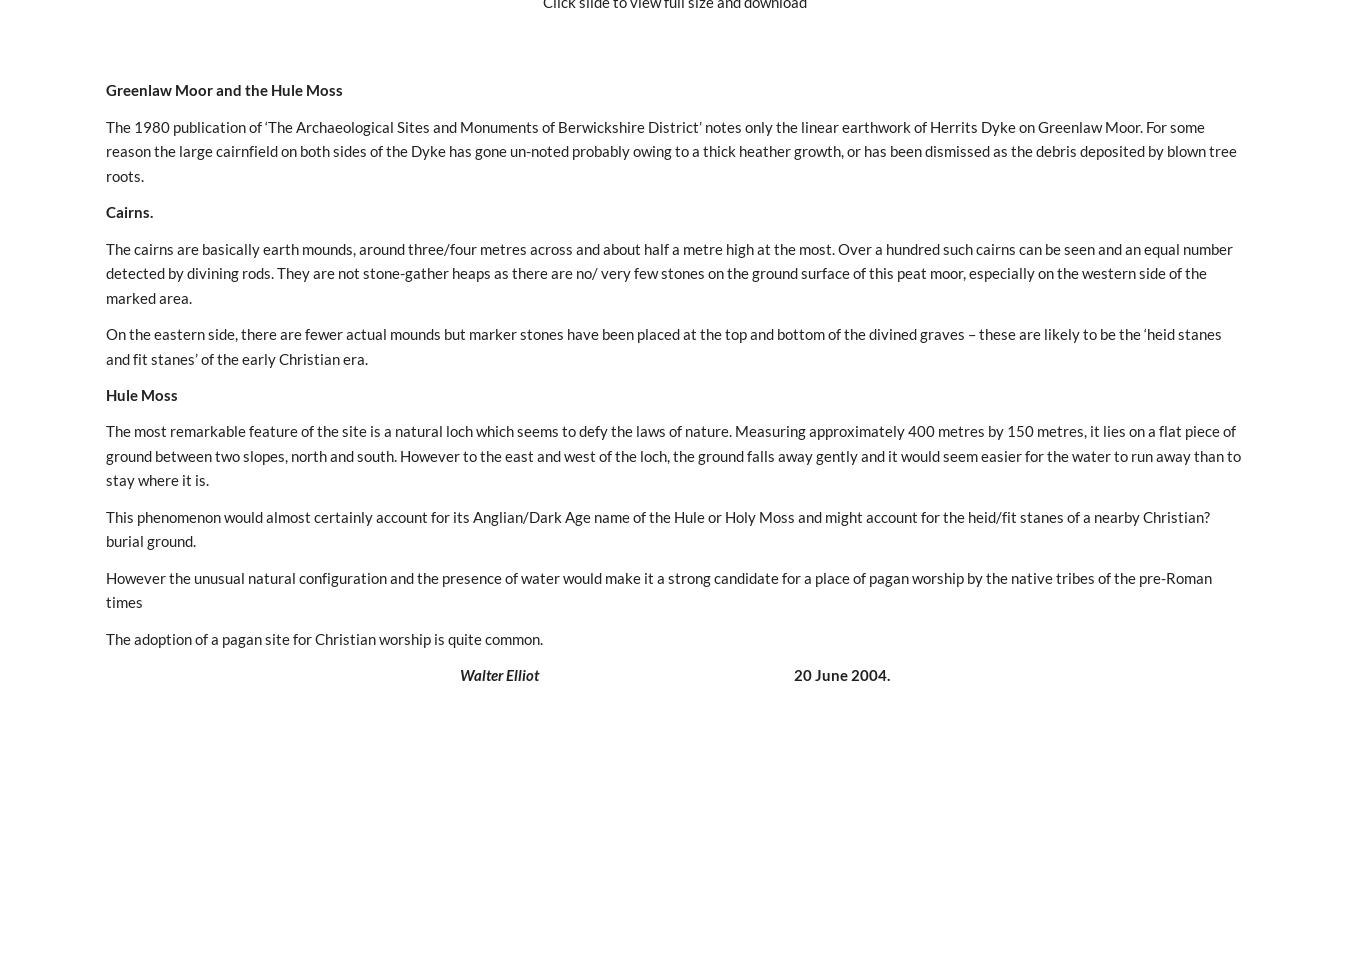  What do you see at coordinates (128, 211) in the screenshot?
I see `'Cairns.'` at bounding box center [128, 211].